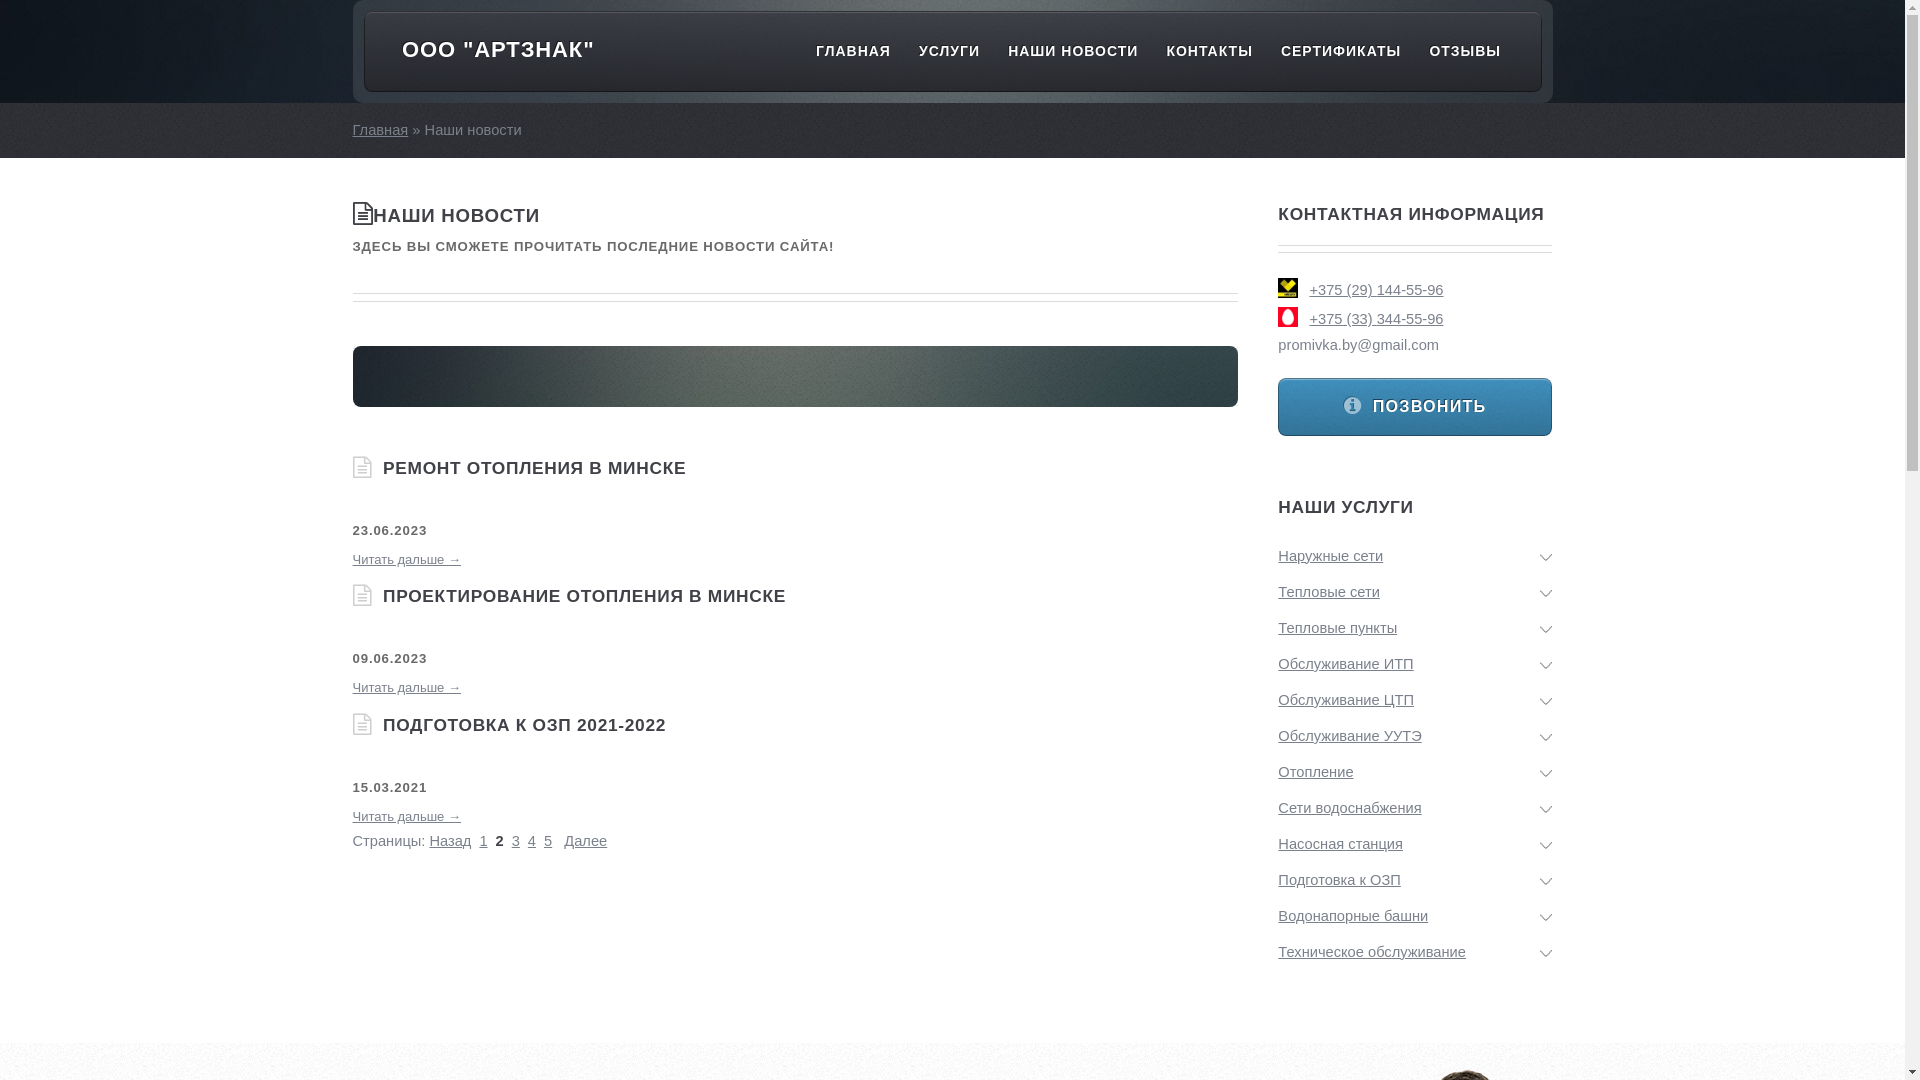 The height and width of the screenshot is (1080, 1920). Describe the element at coordinates (483, 840) in the screenshot. I see `'1'` at that location.